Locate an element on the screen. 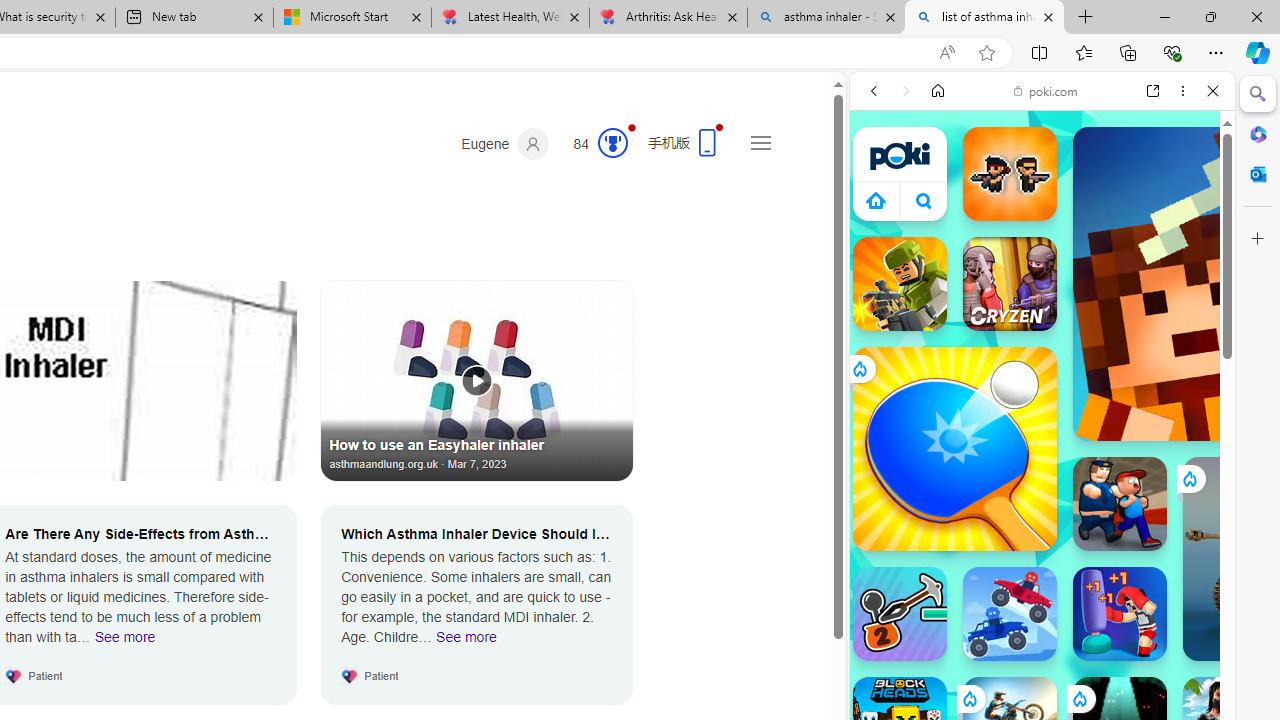 This screenshot has height=720, width=1280. 'Zombie Rush' is located at coordinates (1009, 172).